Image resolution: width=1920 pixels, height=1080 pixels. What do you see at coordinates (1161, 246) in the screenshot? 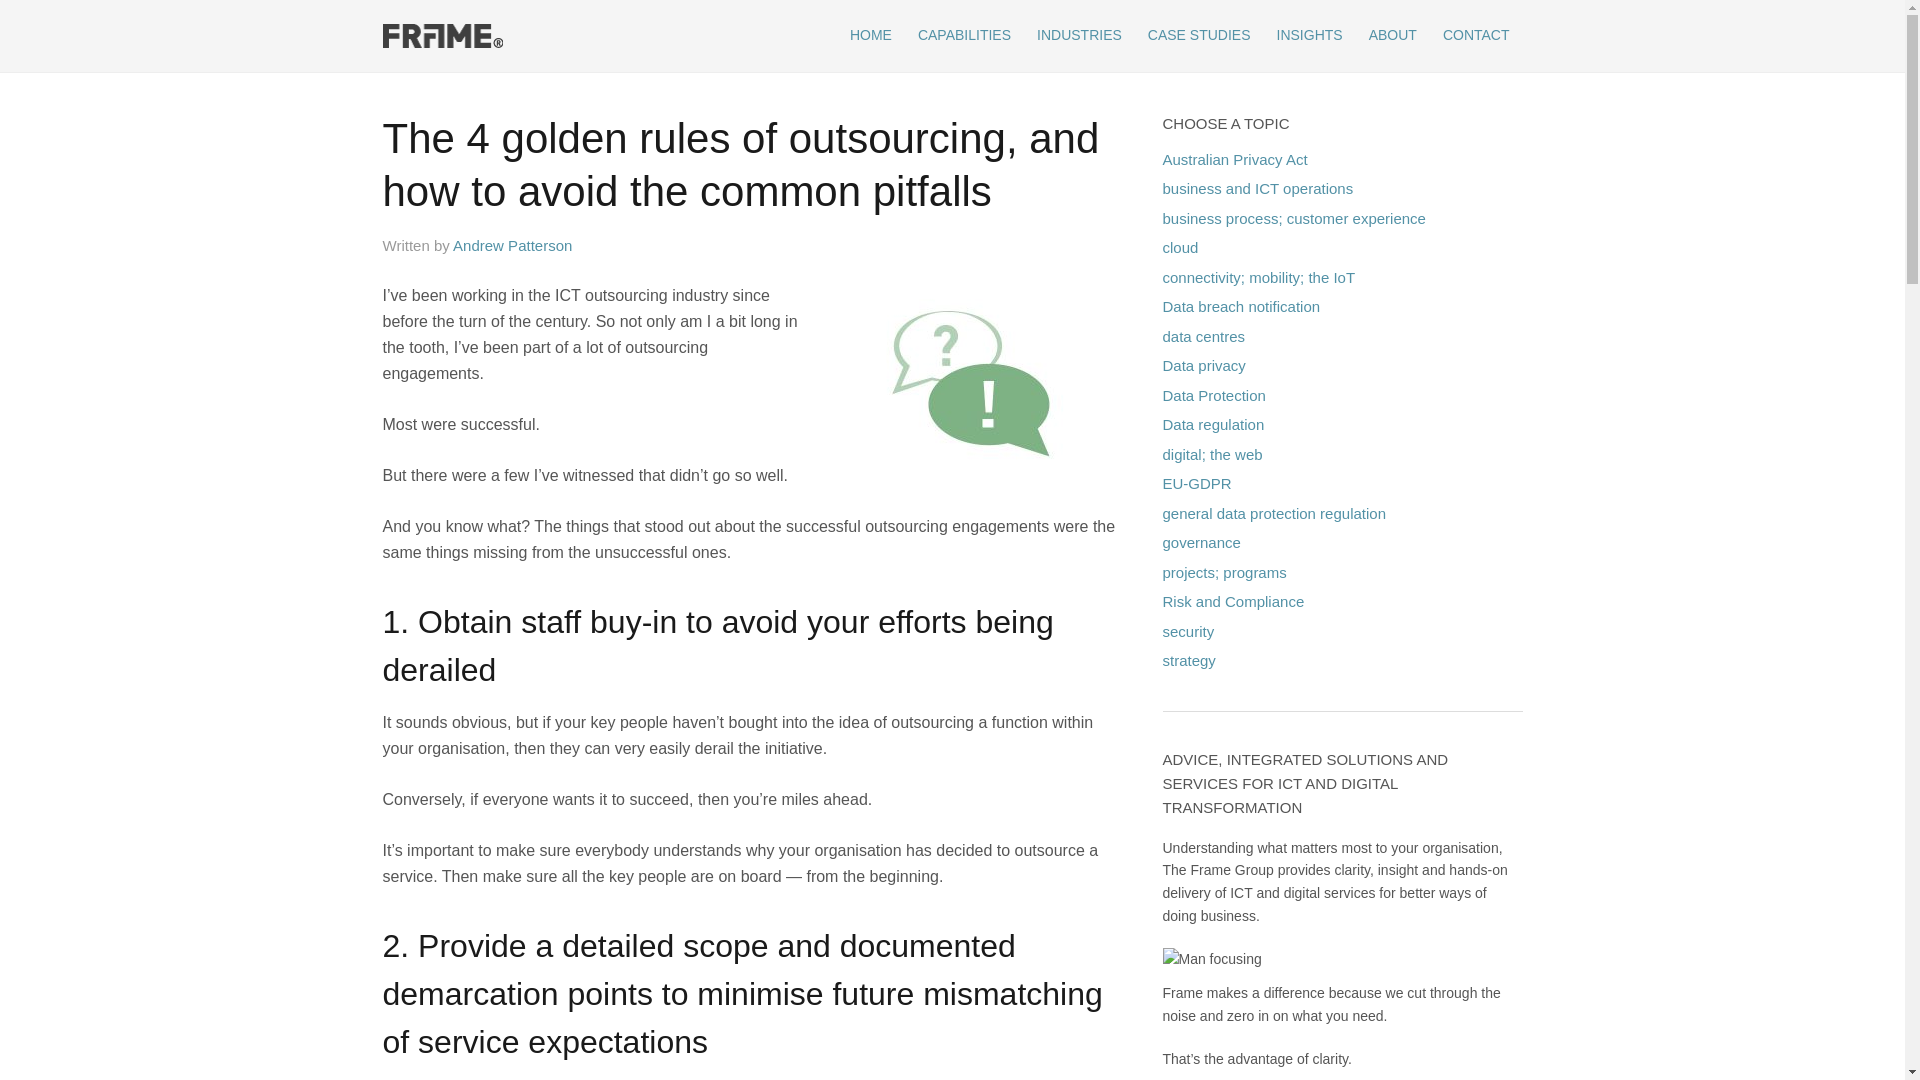
I see `'cloud'` at bounding box center [1161, 246].